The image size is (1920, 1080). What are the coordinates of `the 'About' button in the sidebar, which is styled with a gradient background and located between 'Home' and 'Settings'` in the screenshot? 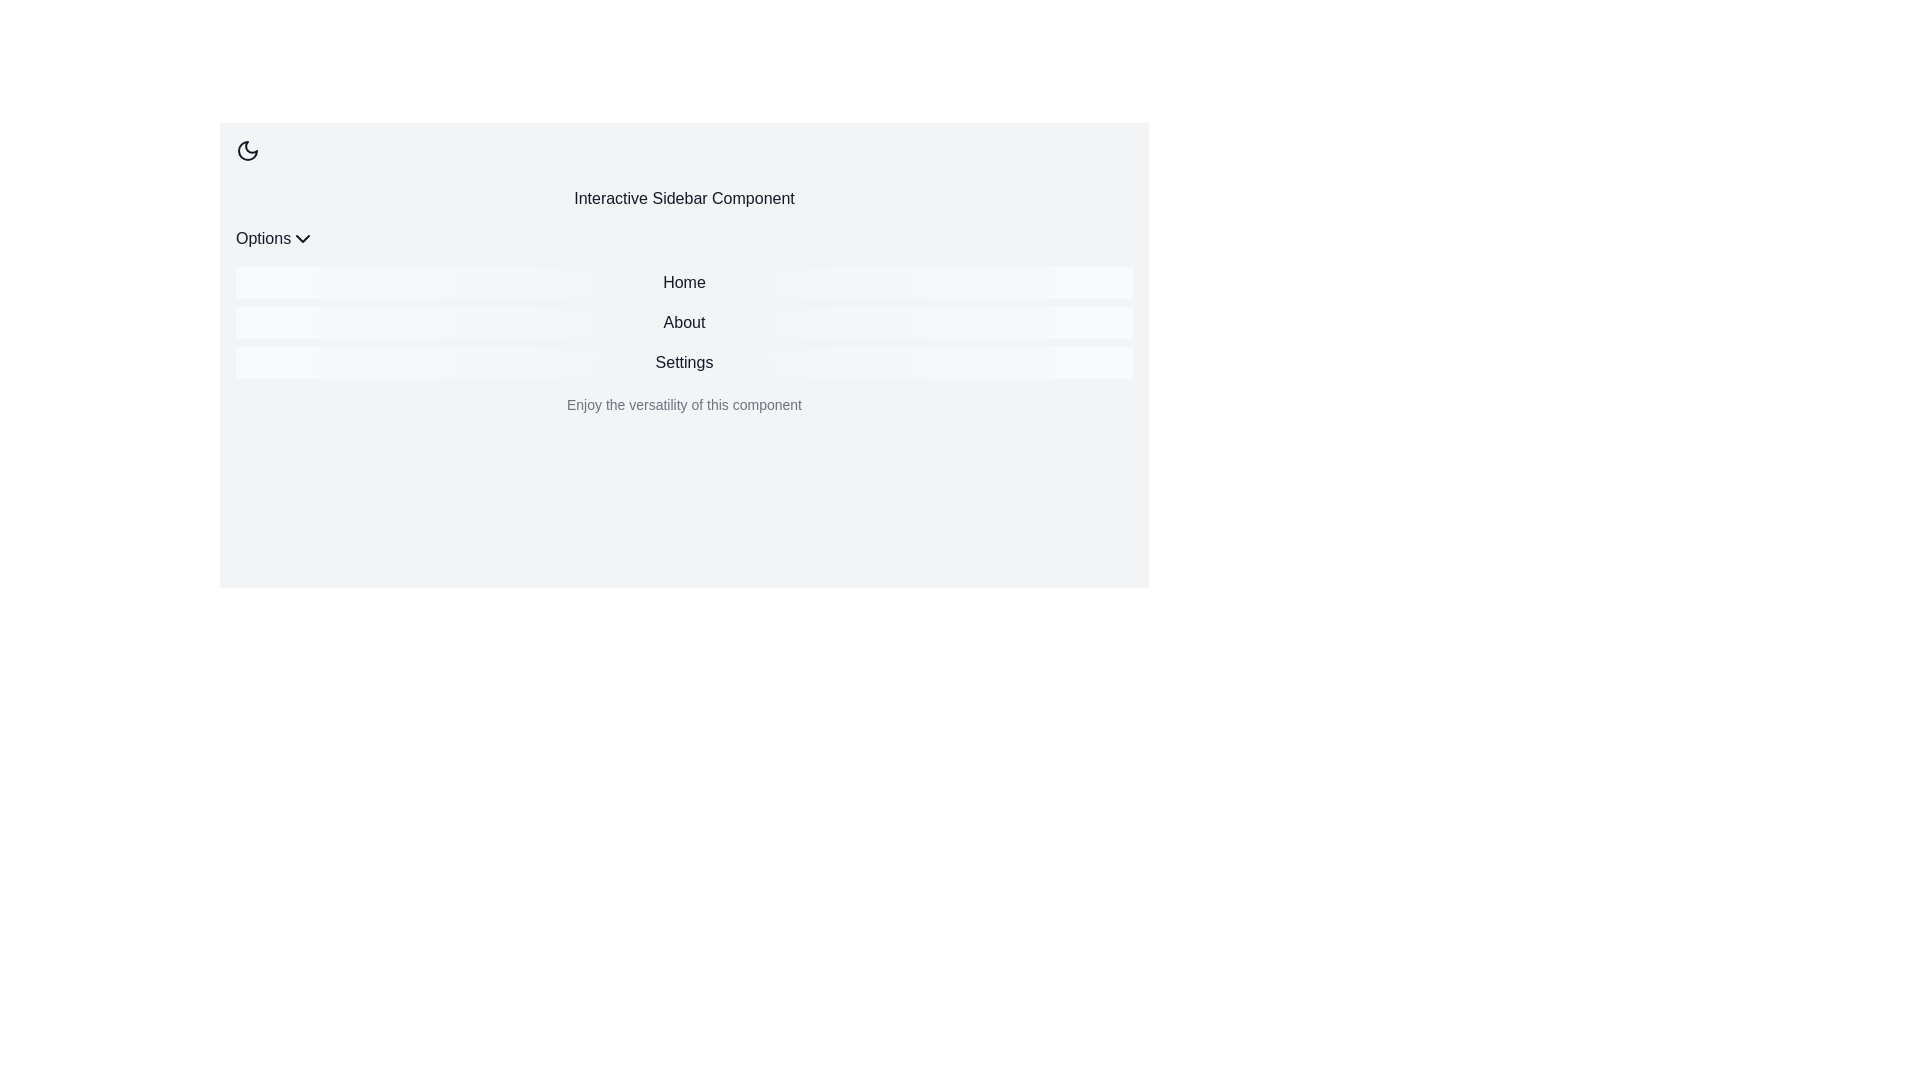 It's located at (684, 322).